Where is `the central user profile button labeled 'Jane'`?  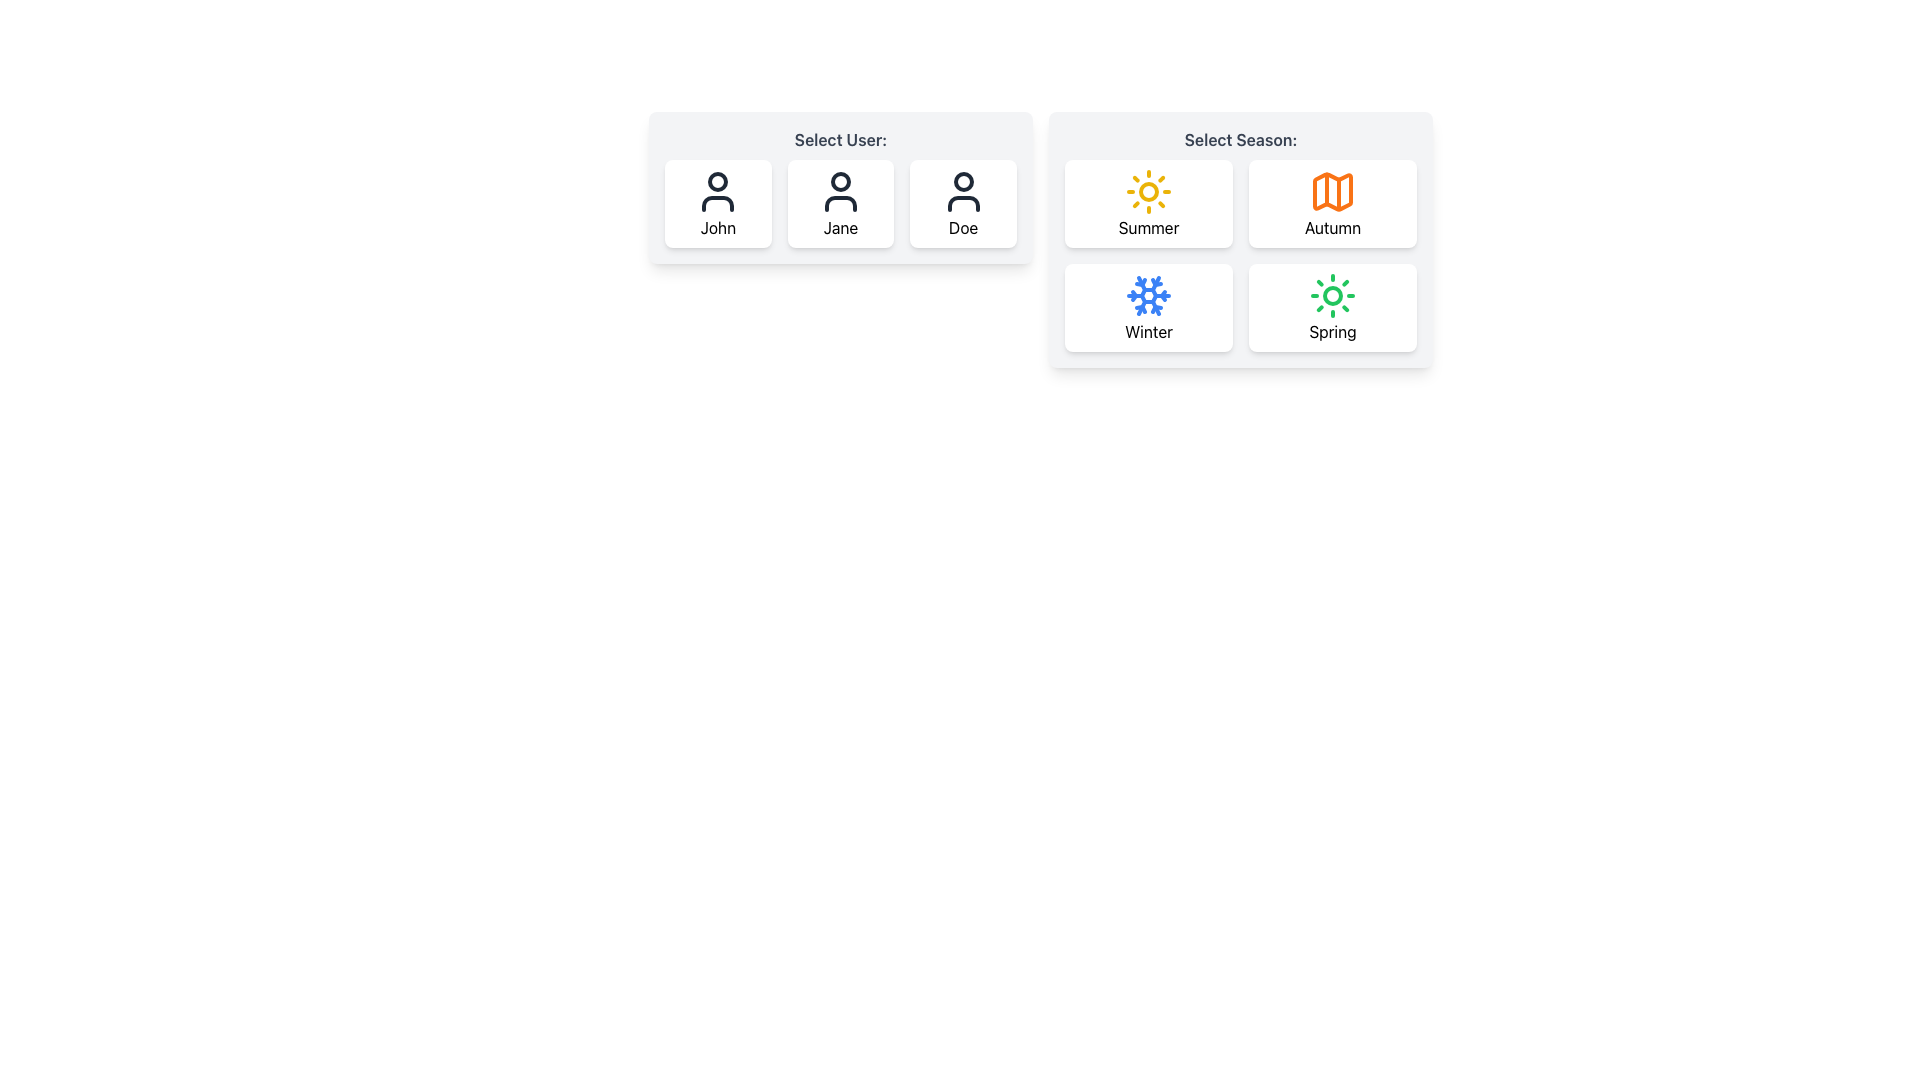
the central user profile button labeled 'Jane' is located at coordinates (840, 204).